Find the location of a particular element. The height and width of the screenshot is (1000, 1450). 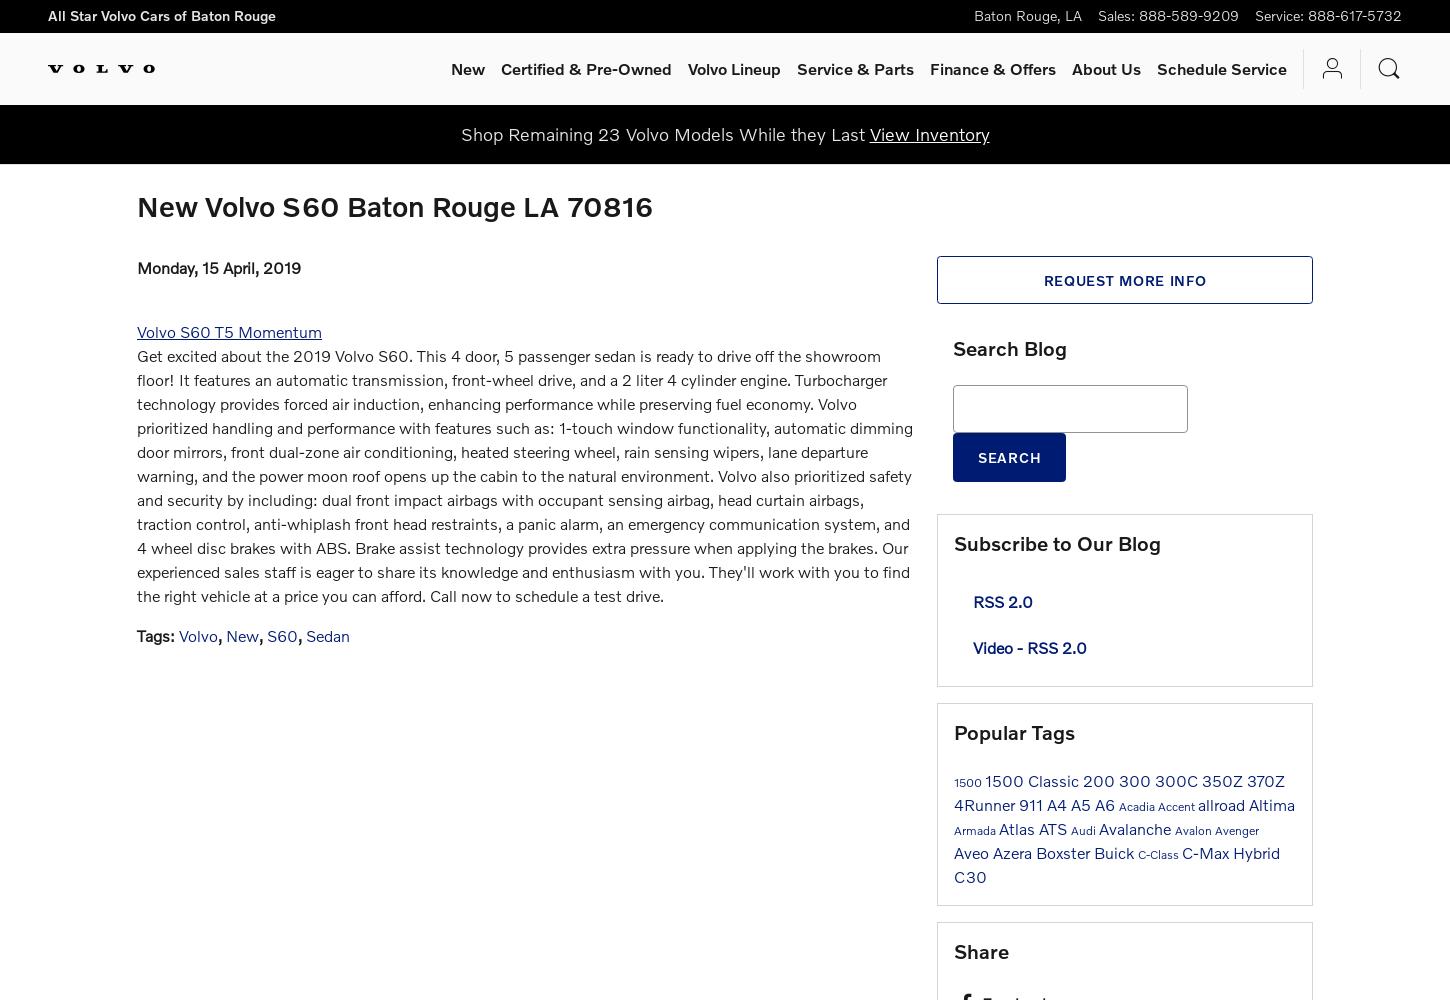

'Volvo Lineup' is located at coordinates (734, 67).